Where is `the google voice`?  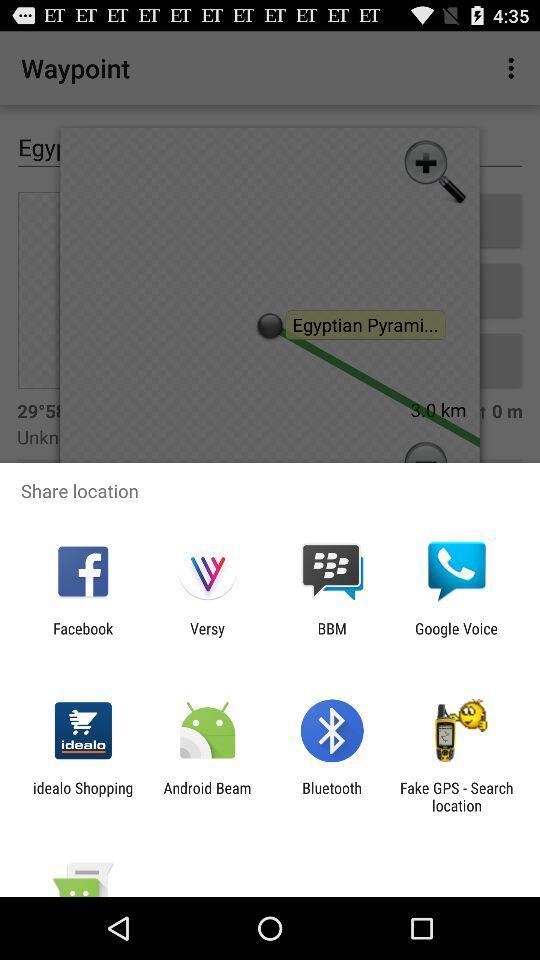
the google voice is located at coordinates (456, 636).